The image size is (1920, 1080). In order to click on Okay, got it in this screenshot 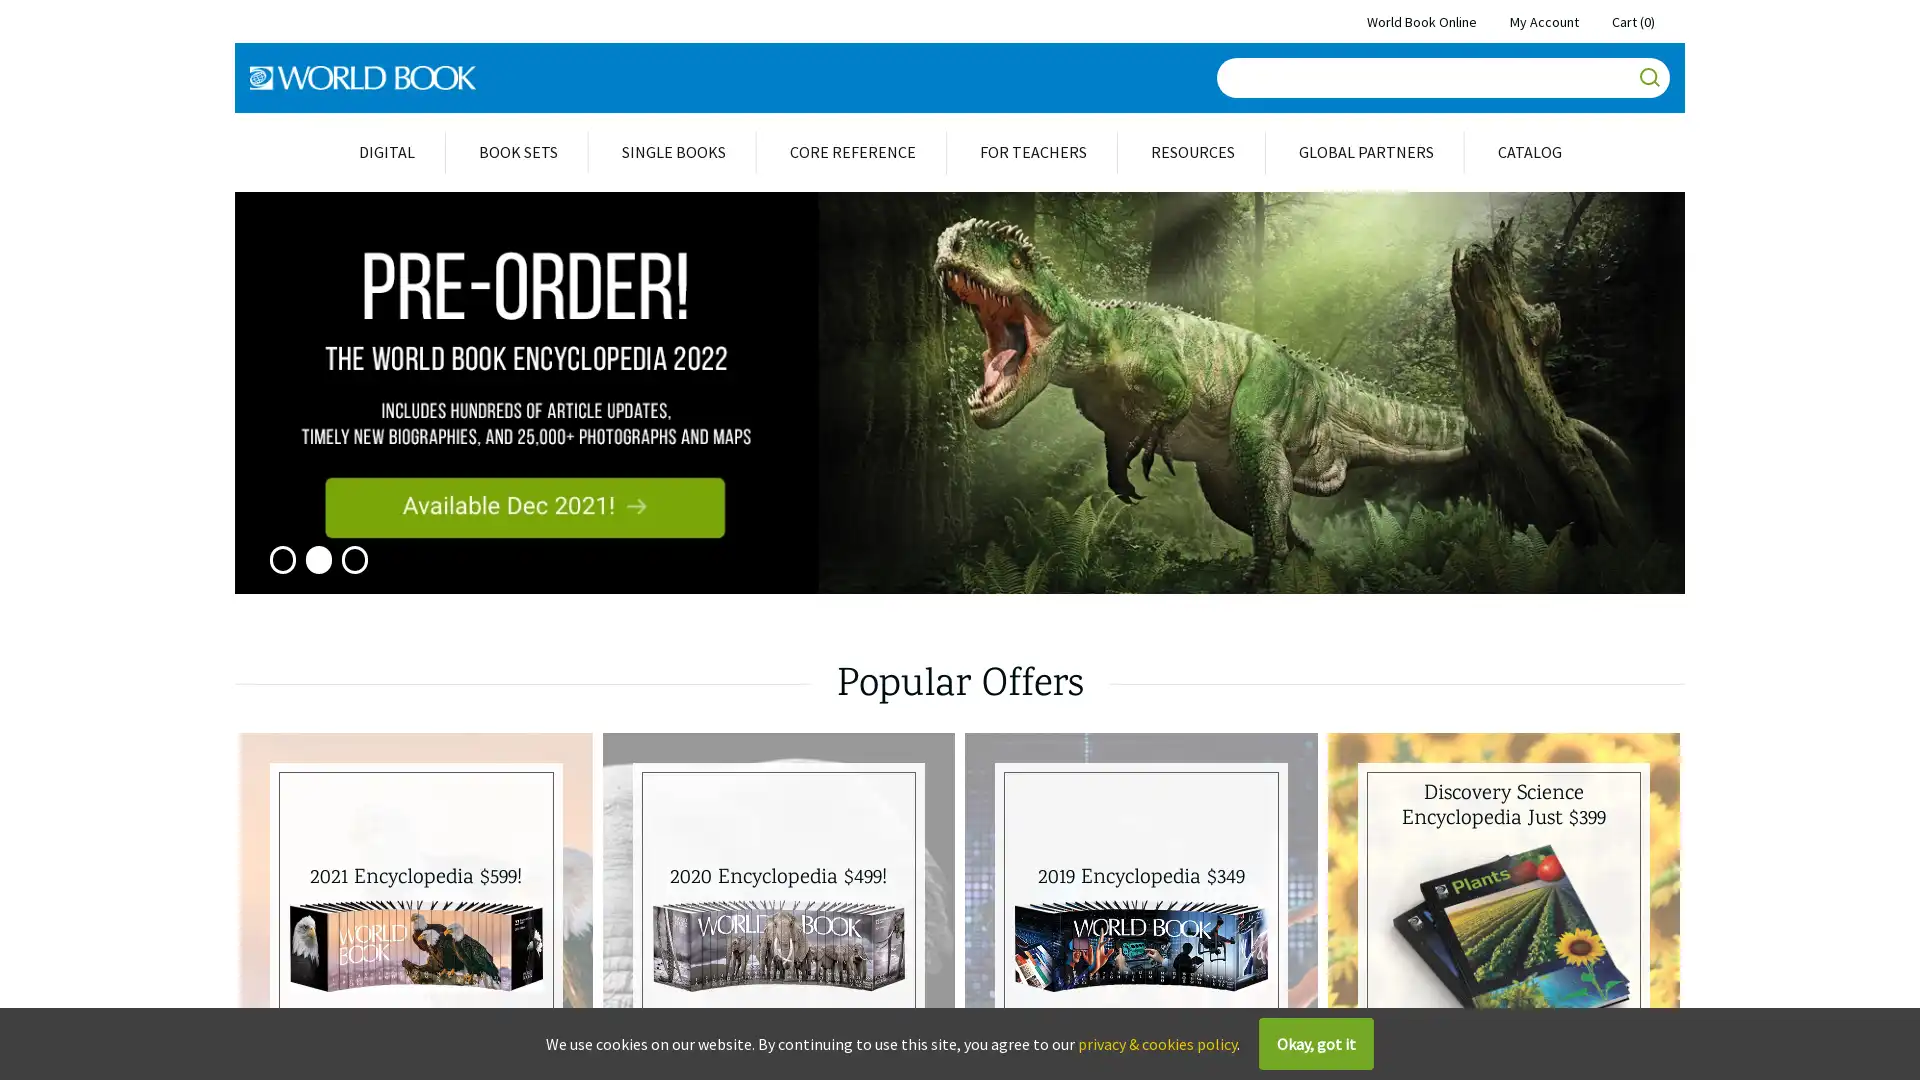, I will do `click(1316, 1043)`.